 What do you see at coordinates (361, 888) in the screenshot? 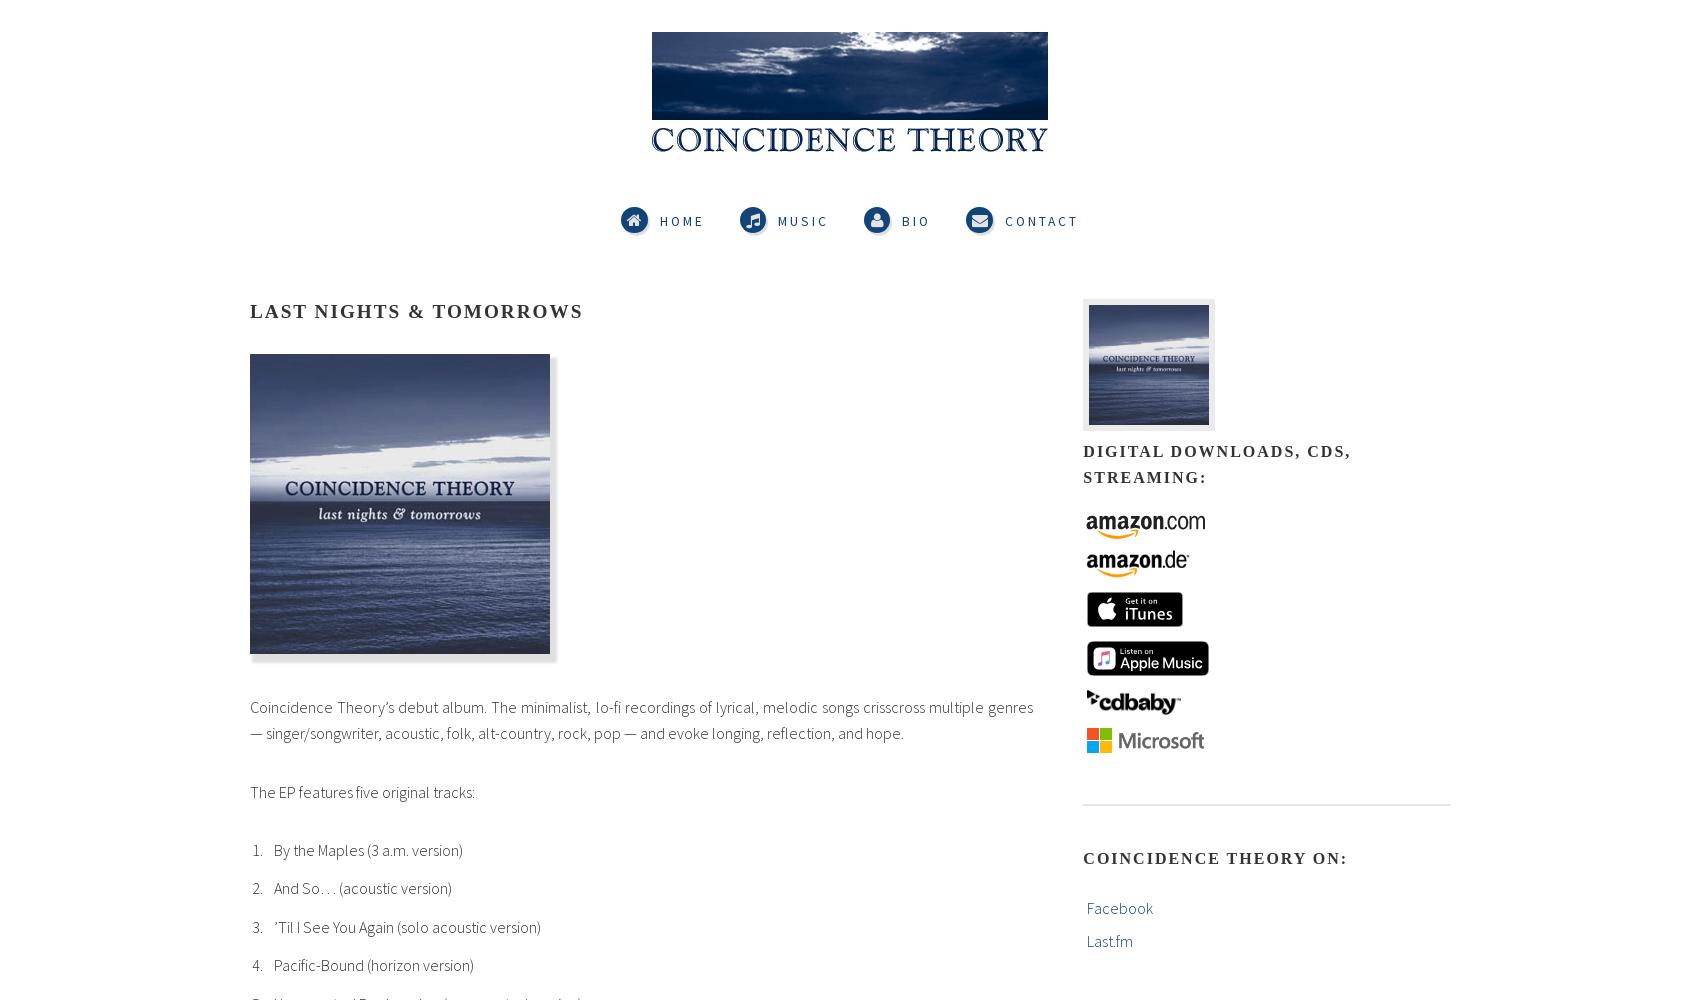
I see `'And So… (acoustic version)'` at bounding box center [361, 888].